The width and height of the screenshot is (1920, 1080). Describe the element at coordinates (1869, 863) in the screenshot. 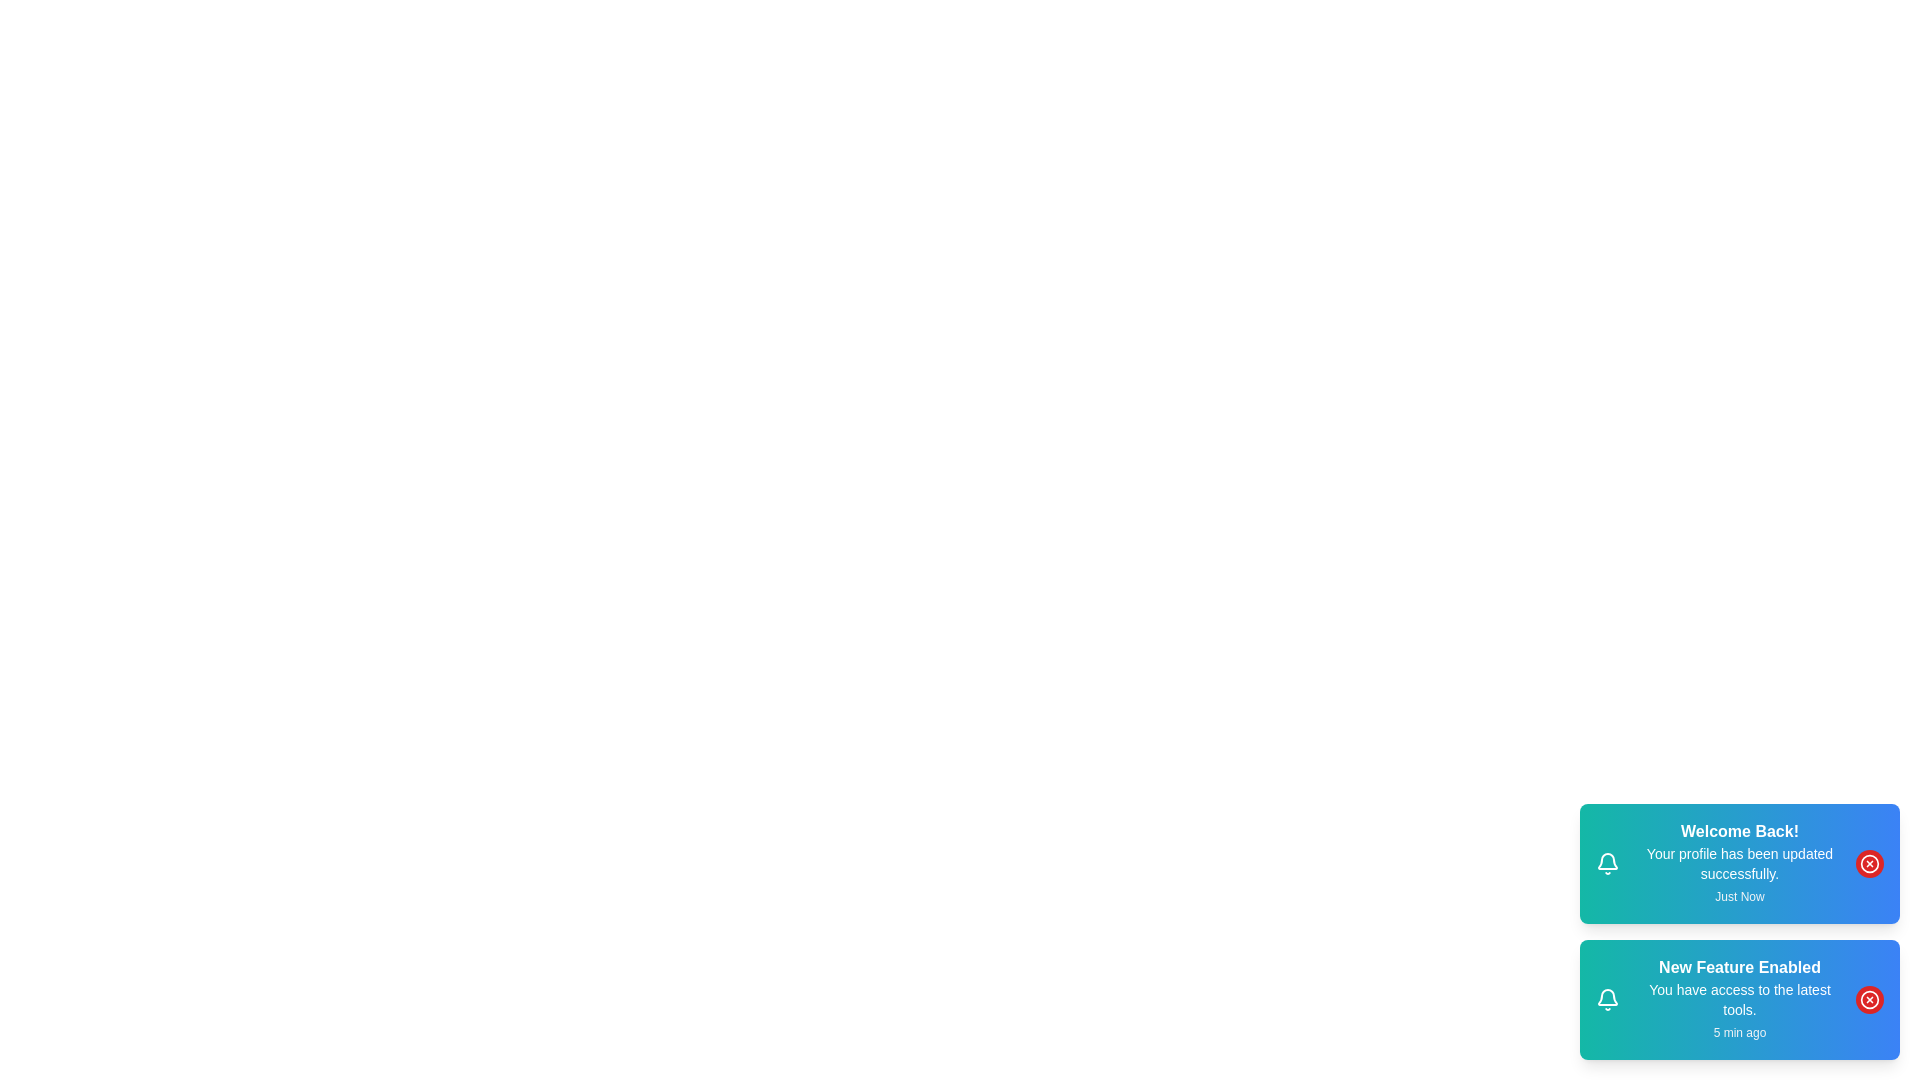

I see `the close button of the first notification to dismiss it` at that location.